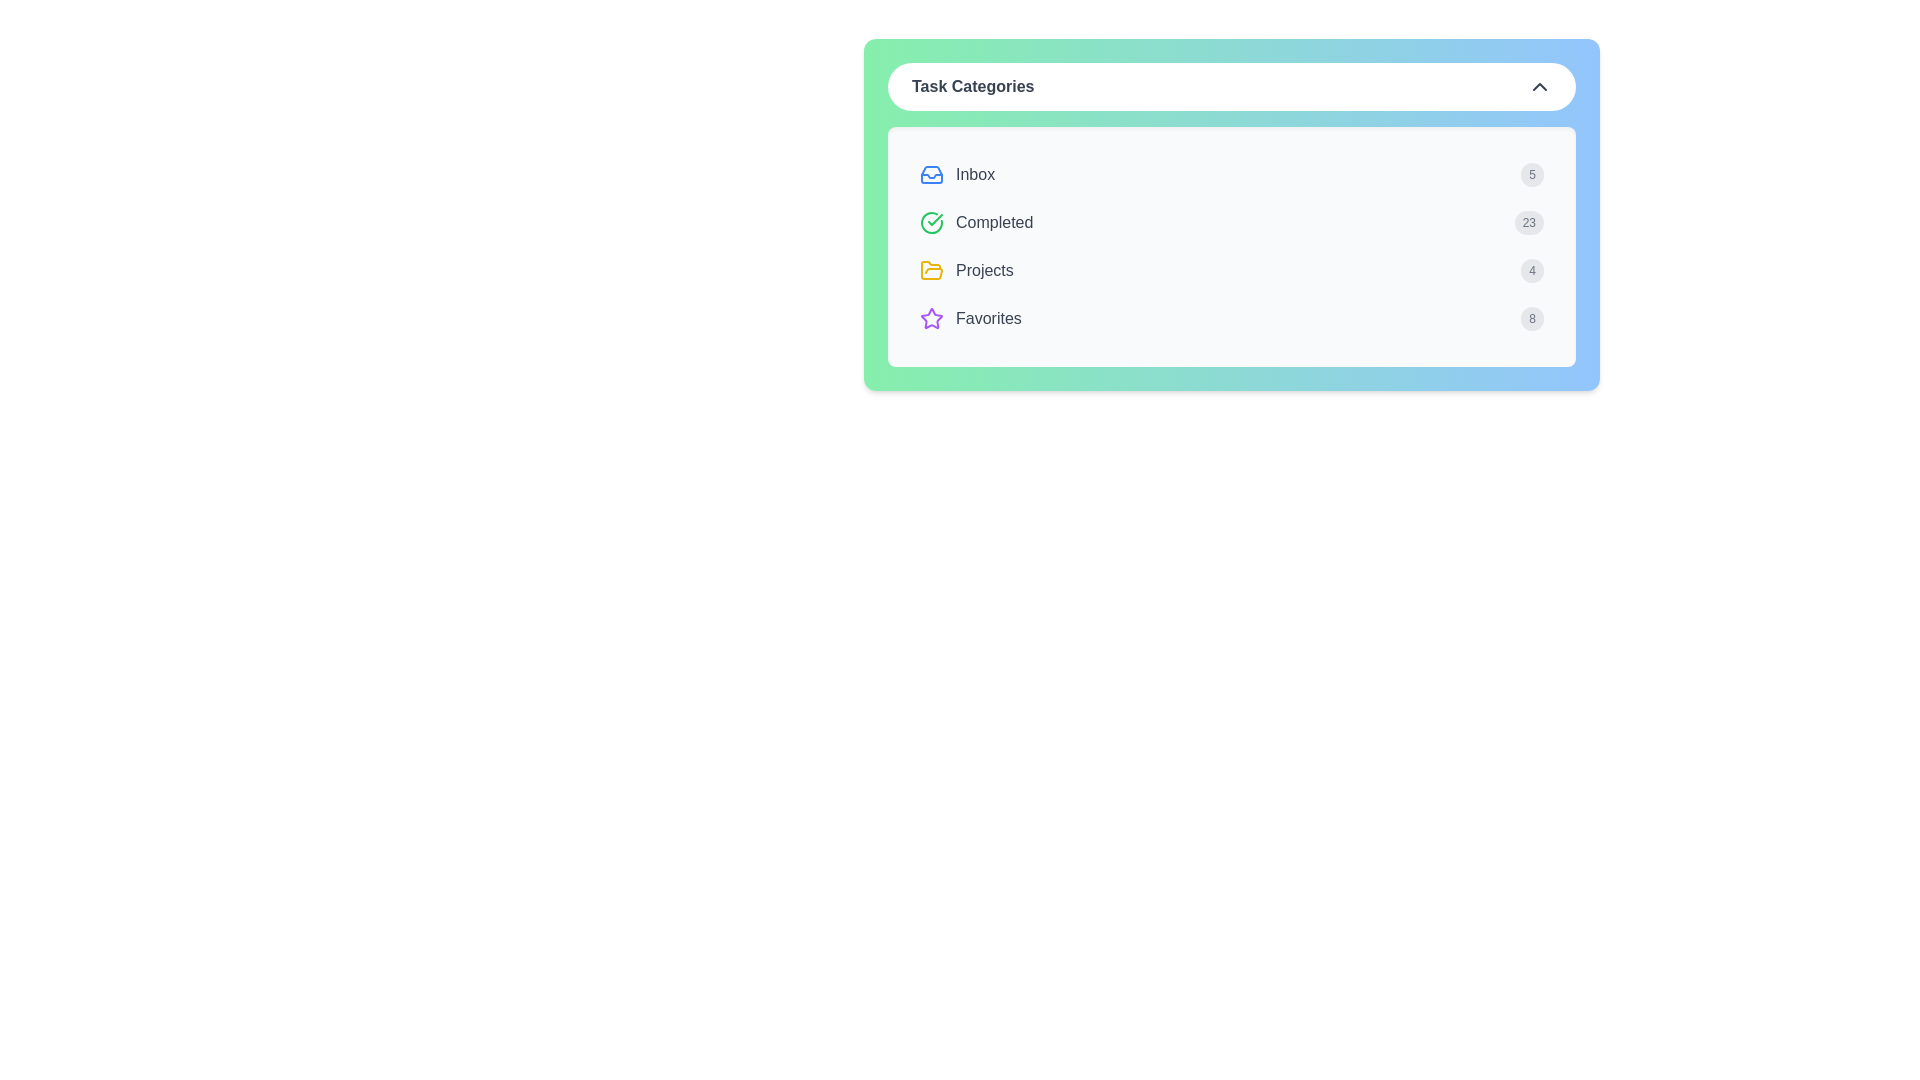 This screenshot has width=1920, height=1080. Describe the element at coordinates (956, 173) in the screenshot. I see `the 'Inbox' navigation link in the task categories list` at that location.